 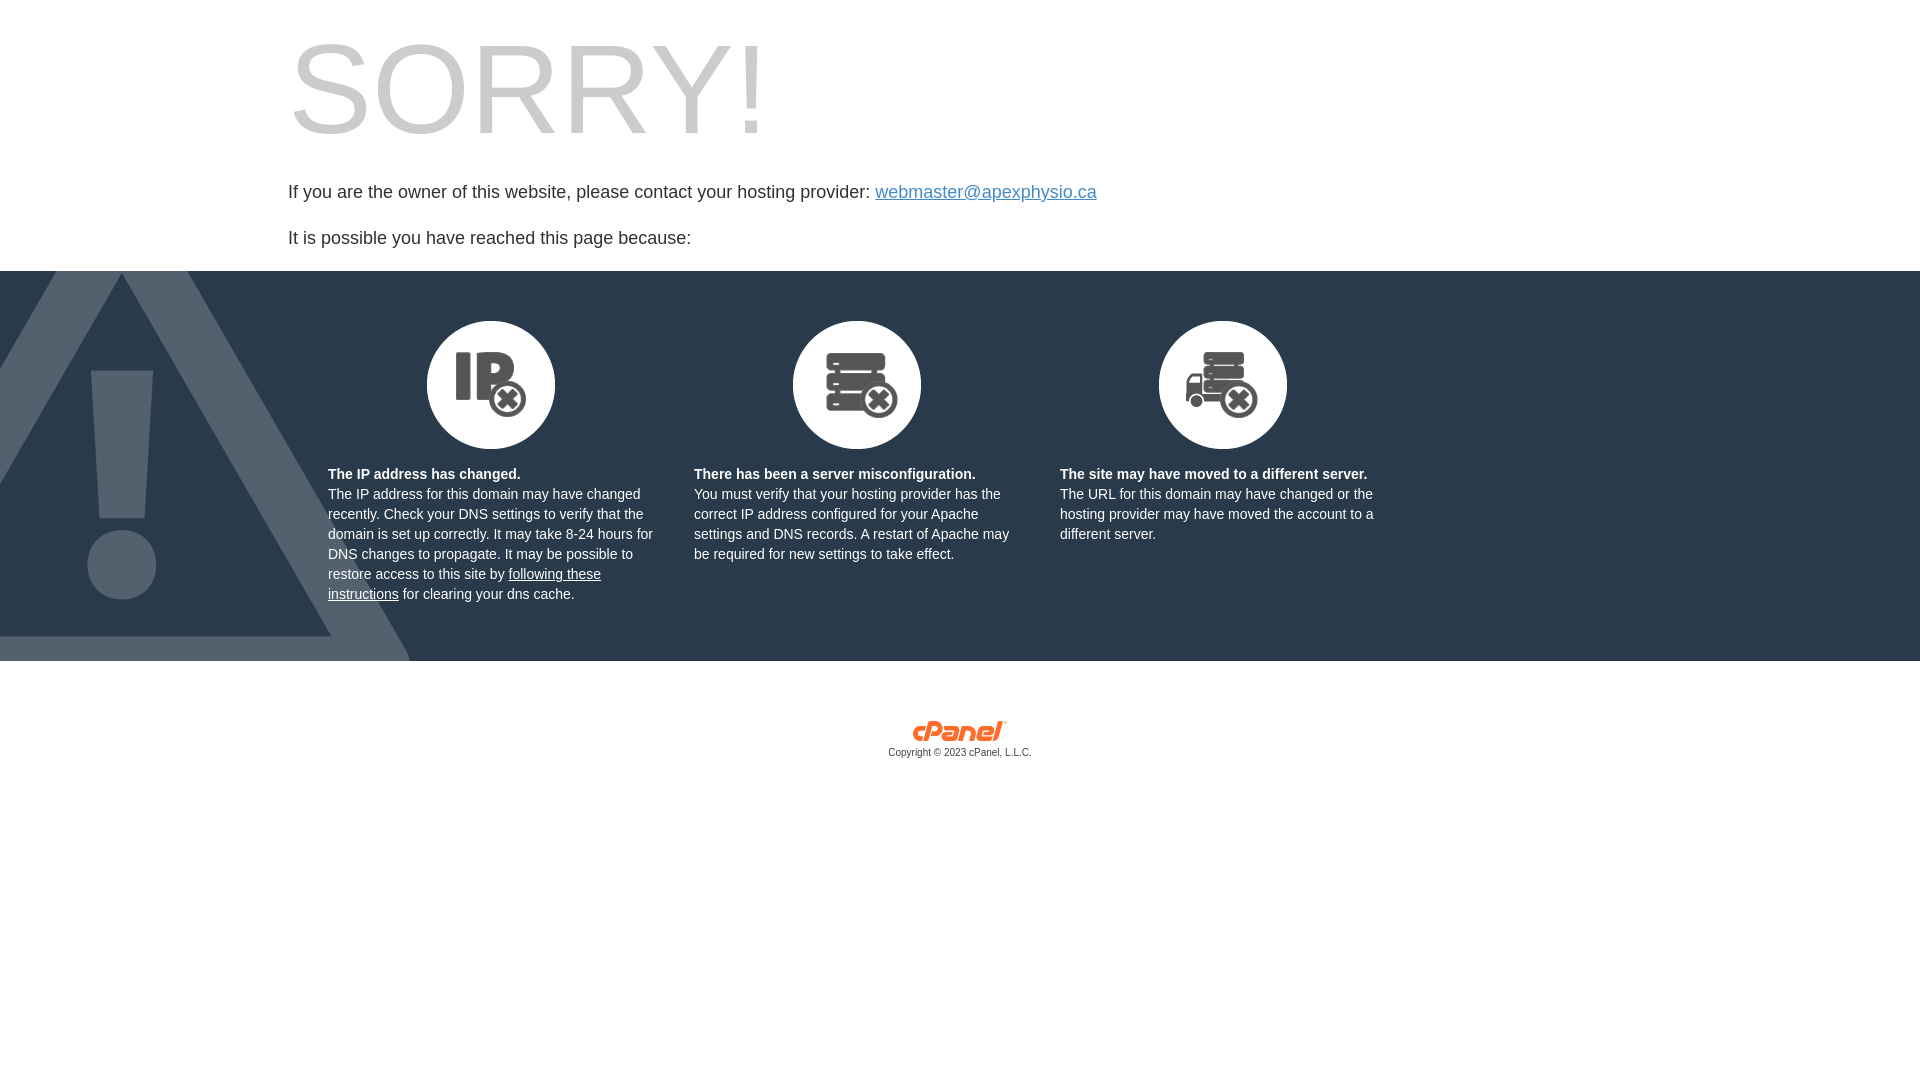 What do you see at coordinates (463, 583) in the screenshot?
I see `'following these instructions'` at bounding box center [463, 583].